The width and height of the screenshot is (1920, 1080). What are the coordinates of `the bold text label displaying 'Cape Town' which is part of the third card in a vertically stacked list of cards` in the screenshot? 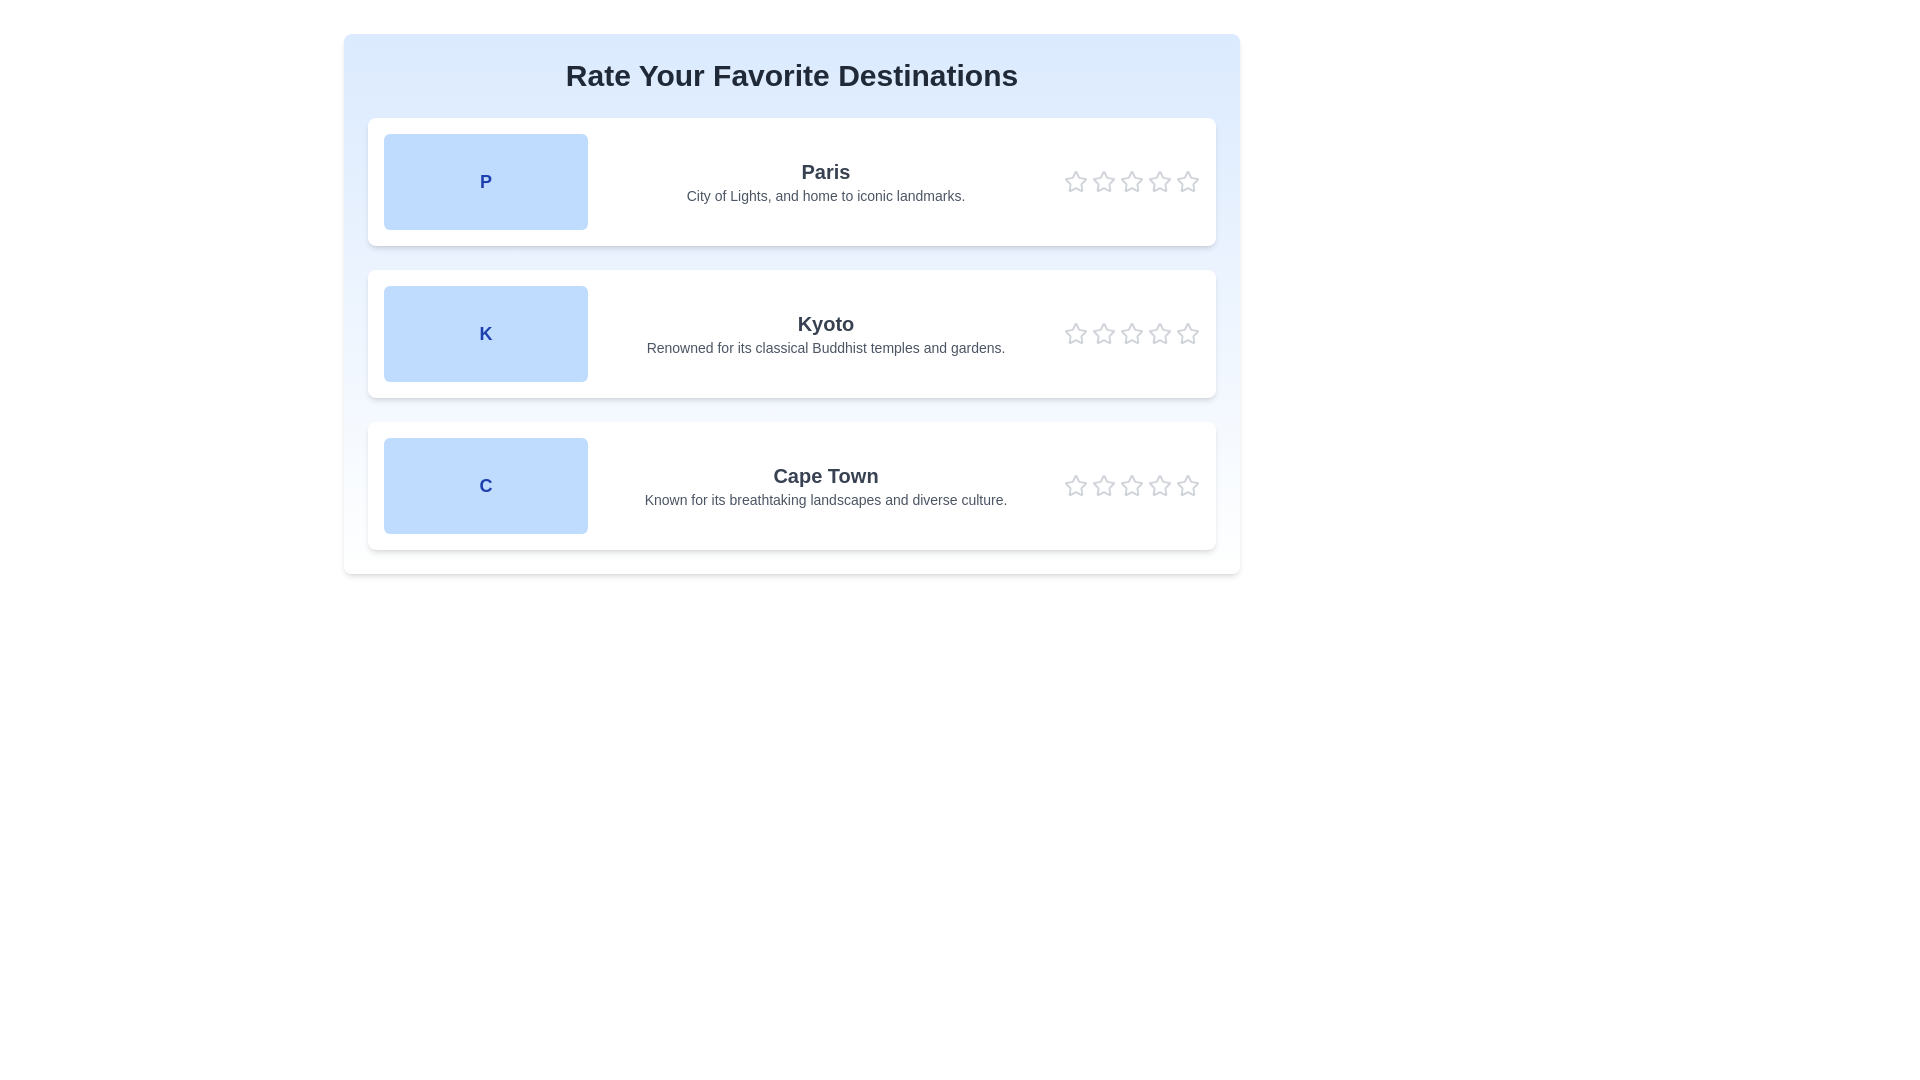 It's located at (825, 475).